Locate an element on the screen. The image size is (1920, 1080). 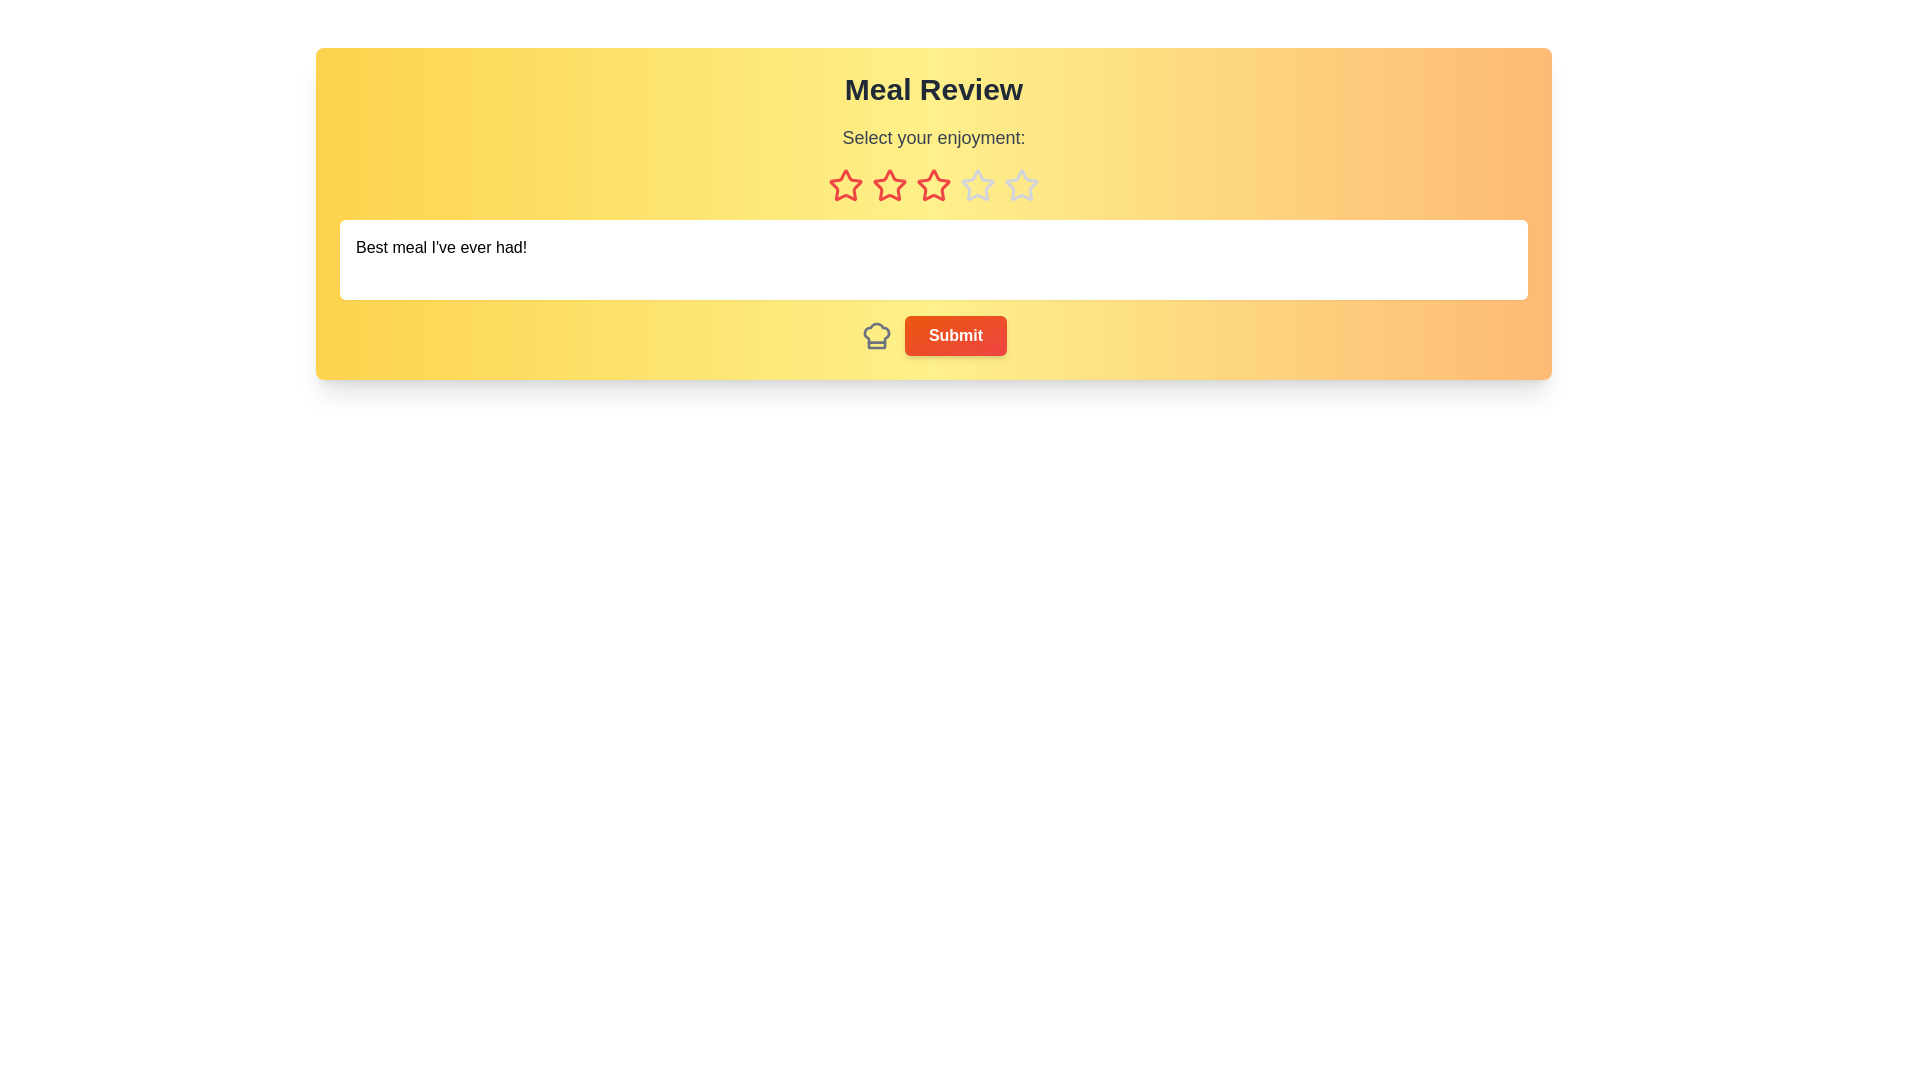
the third interactive rating star in the row of five stars is located at coordinates (931, 185).